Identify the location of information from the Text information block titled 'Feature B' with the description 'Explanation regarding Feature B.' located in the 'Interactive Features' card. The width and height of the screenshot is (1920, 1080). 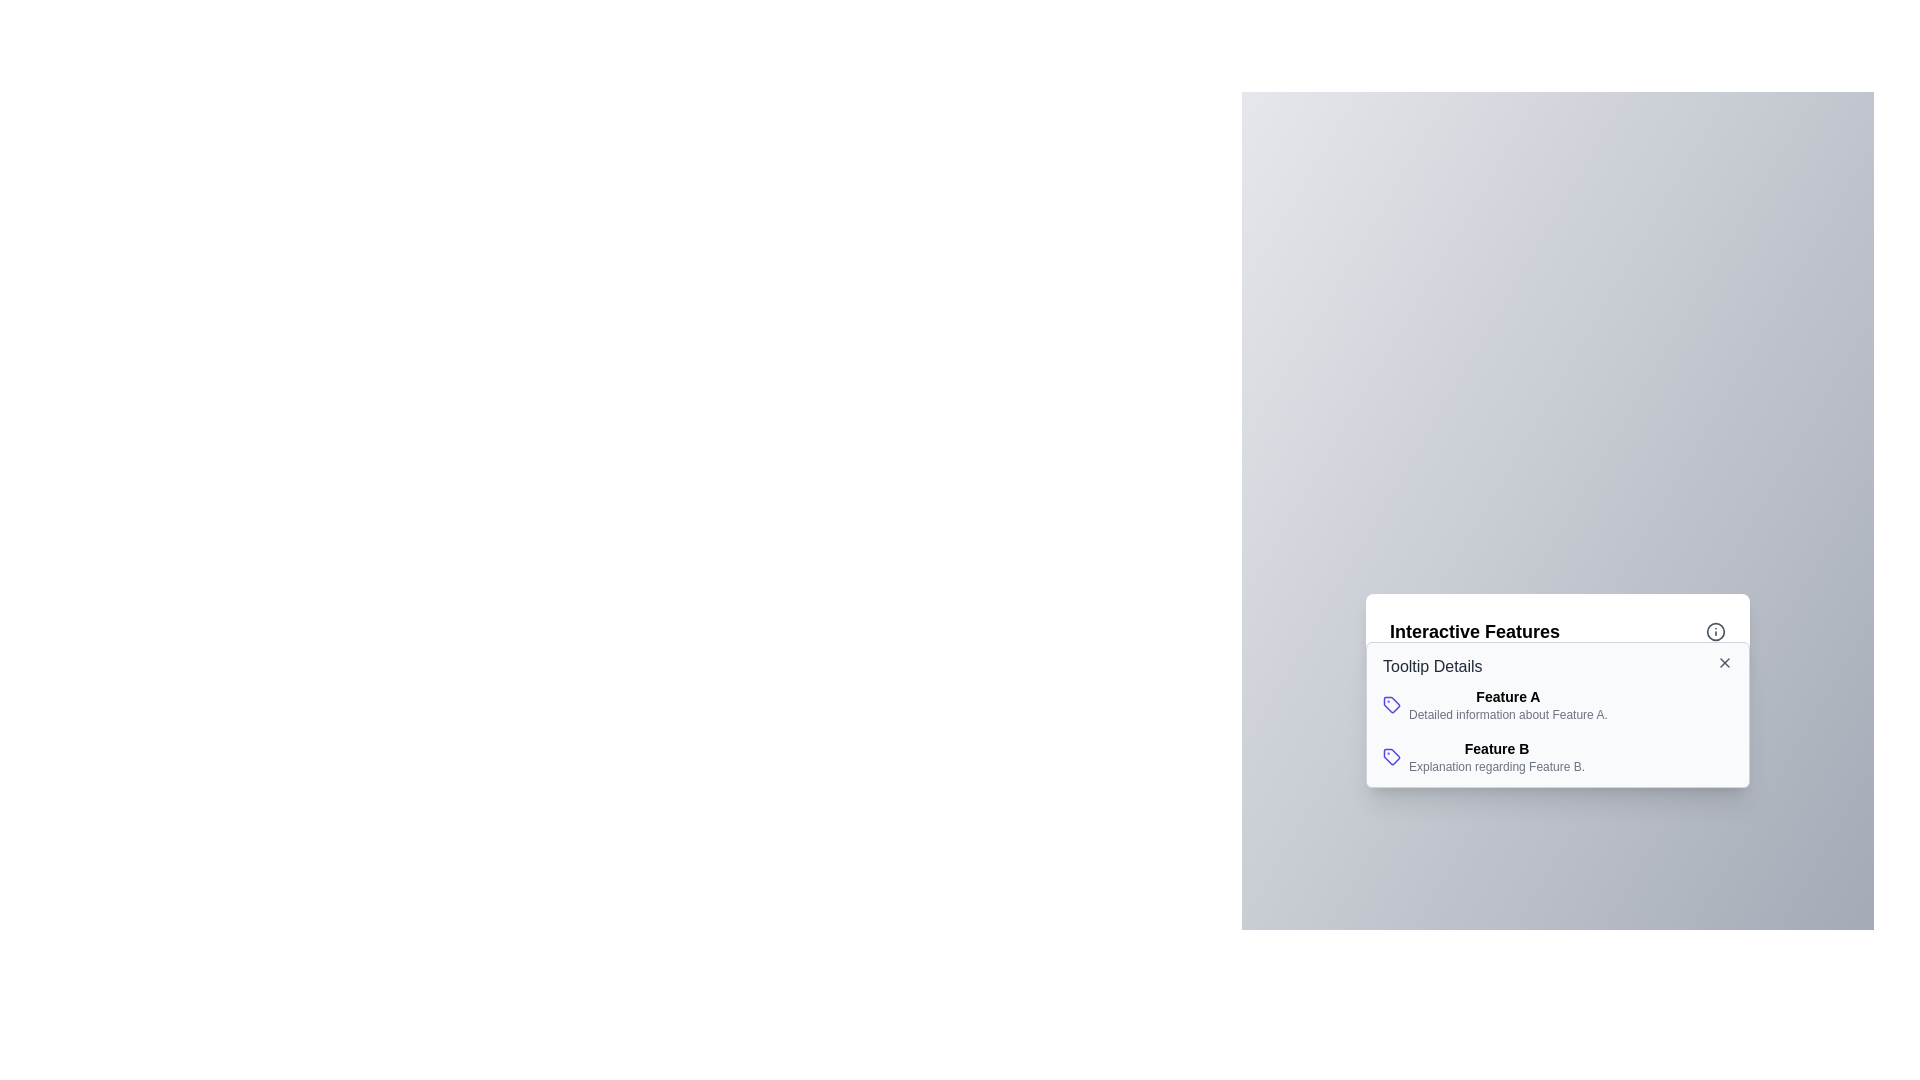
(1497, 756).